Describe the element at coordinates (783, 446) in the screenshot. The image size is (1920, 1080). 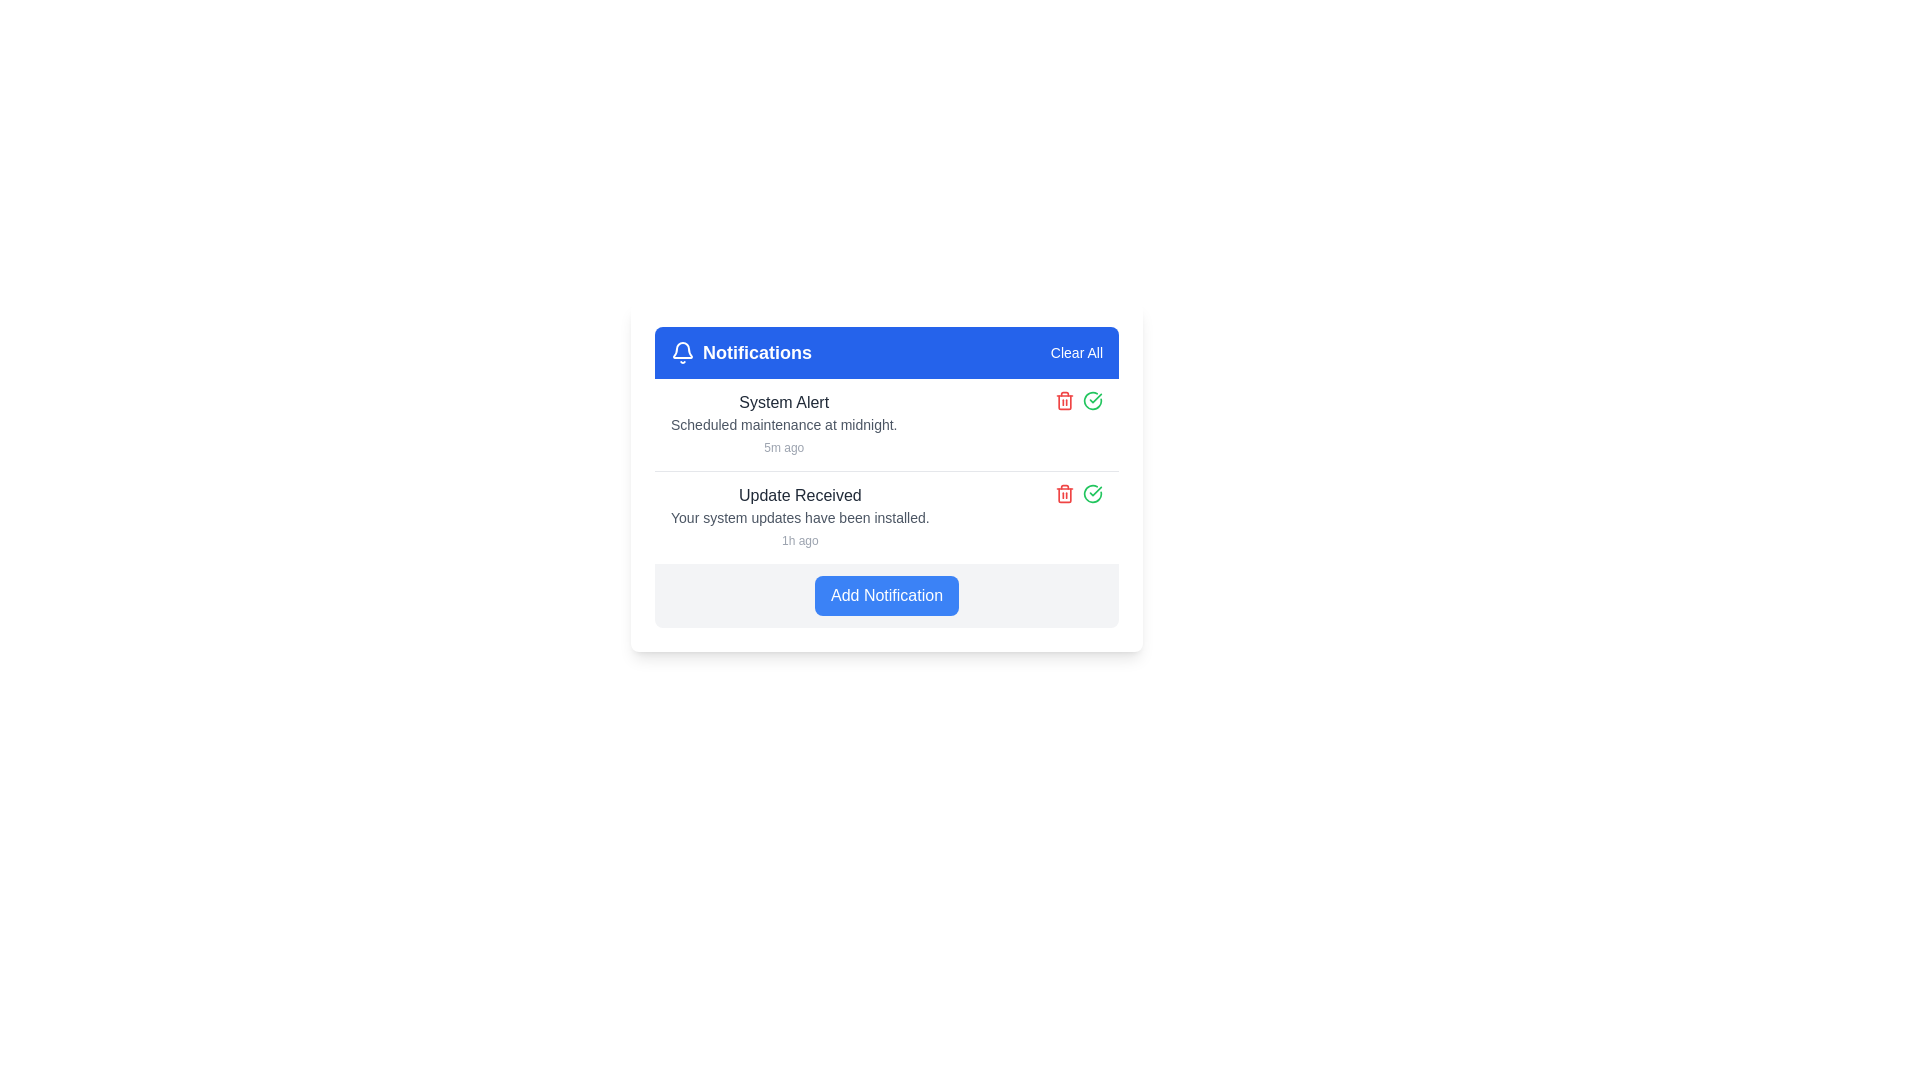
I see `the small text display showing '5m ago' in light gray, located at the bottom of the 'System Alert' notification card` at that location.